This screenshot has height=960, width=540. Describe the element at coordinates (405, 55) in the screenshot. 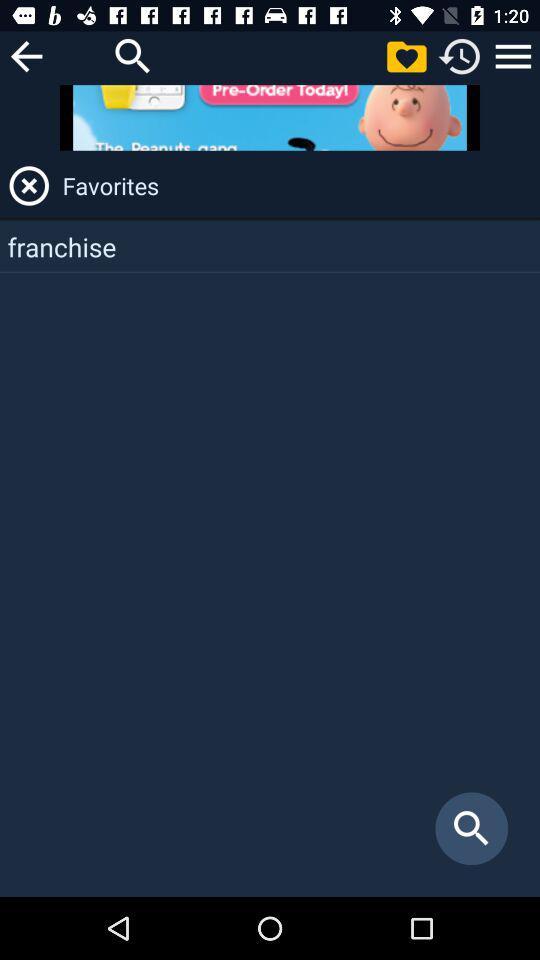

I see `favorites` at that location.